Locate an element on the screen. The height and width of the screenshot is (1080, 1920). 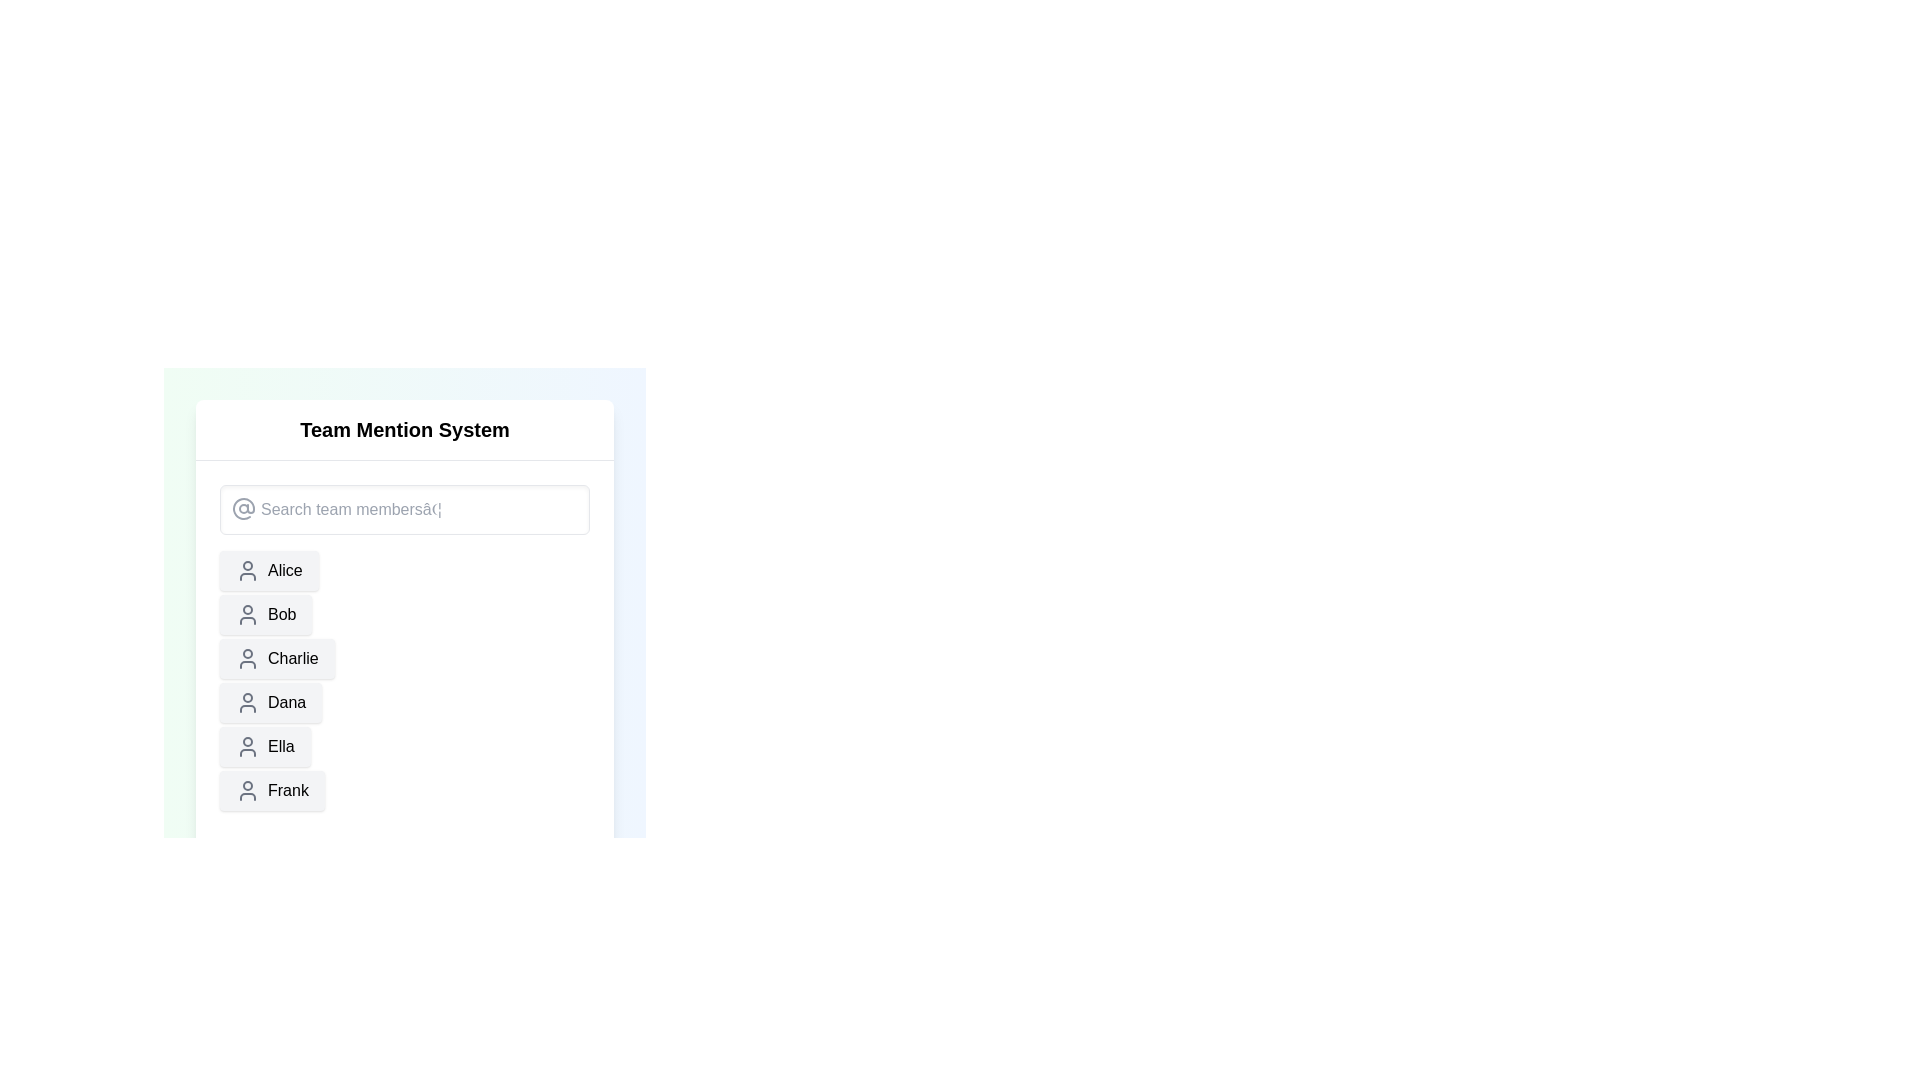
the text input field for 'Search team members...' to potentially display a tooltip is located at coordinates (403, 508).